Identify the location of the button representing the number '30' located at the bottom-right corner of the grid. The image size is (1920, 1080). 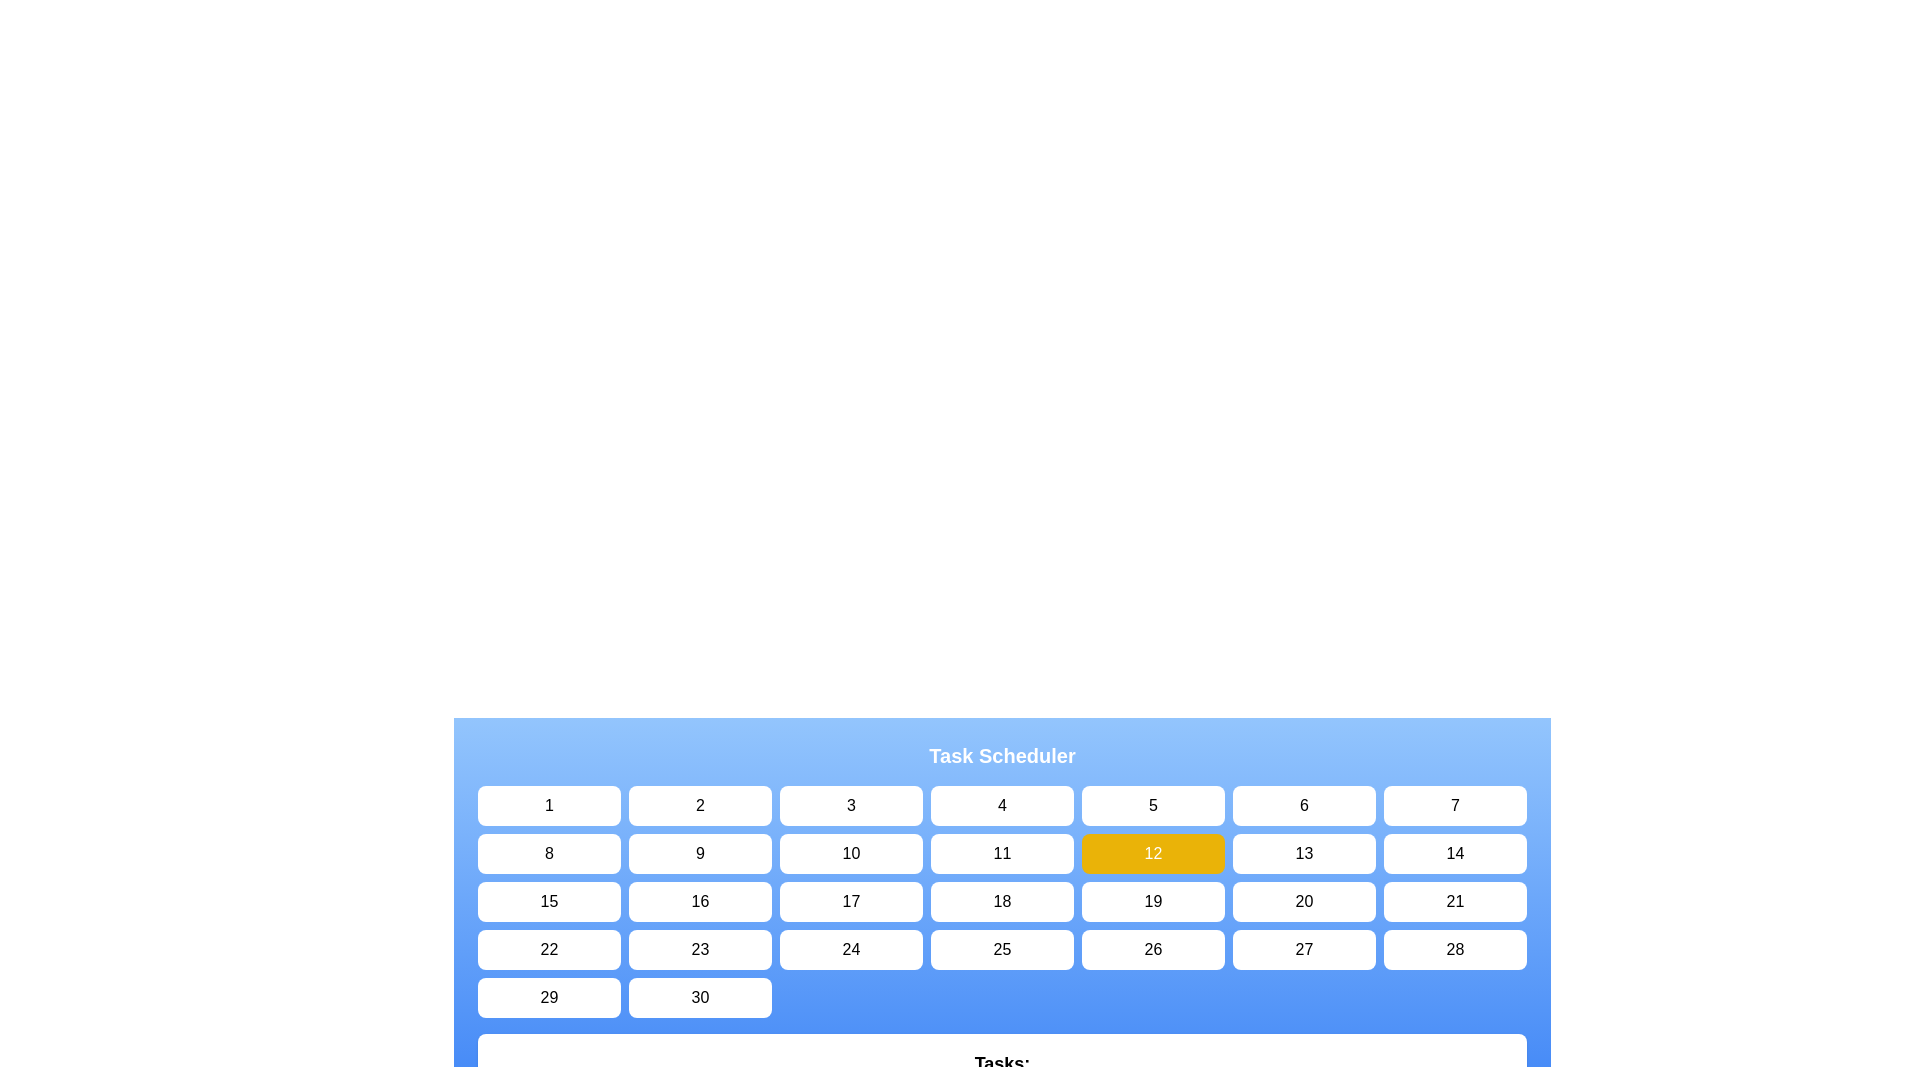
(700, 998).